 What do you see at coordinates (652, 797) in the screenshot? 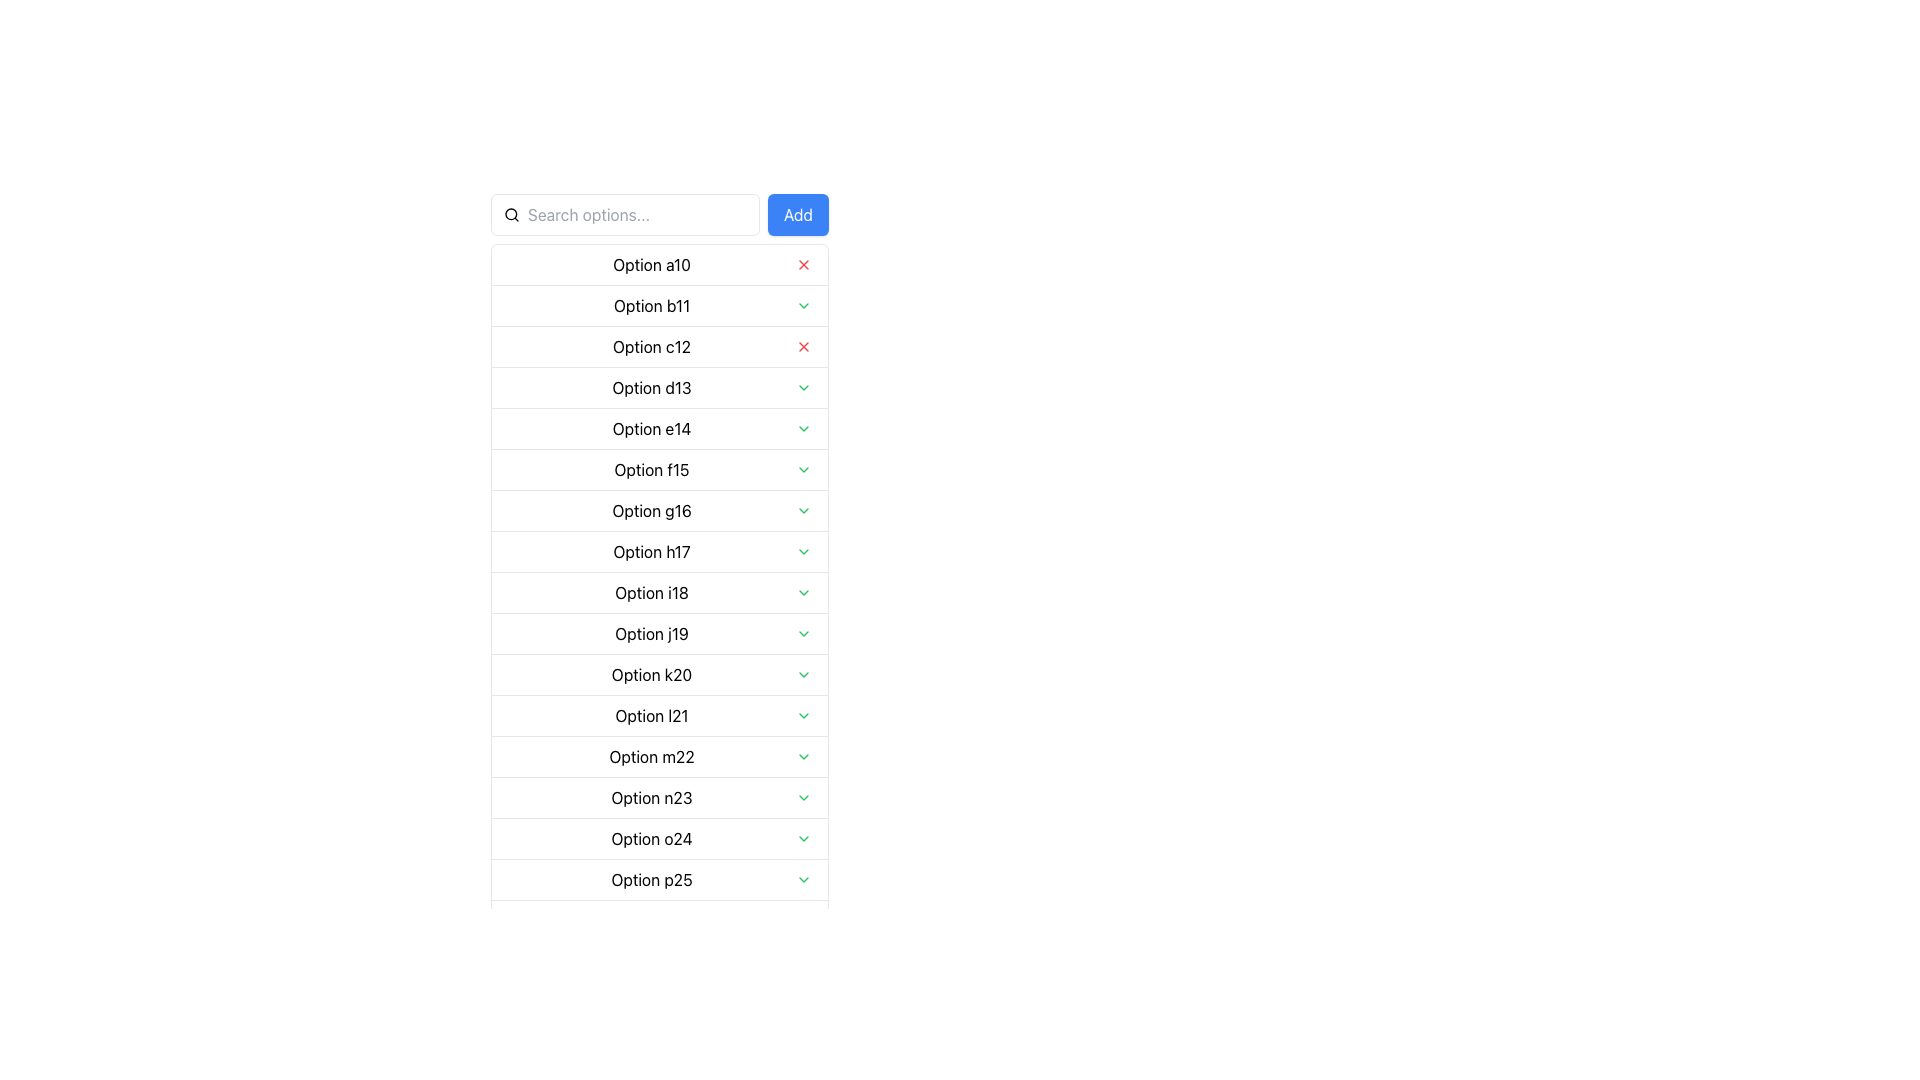
I see `the text label that identifies the option in the interactive row labeled 'Option n23'` at bounding box center [652, 797].